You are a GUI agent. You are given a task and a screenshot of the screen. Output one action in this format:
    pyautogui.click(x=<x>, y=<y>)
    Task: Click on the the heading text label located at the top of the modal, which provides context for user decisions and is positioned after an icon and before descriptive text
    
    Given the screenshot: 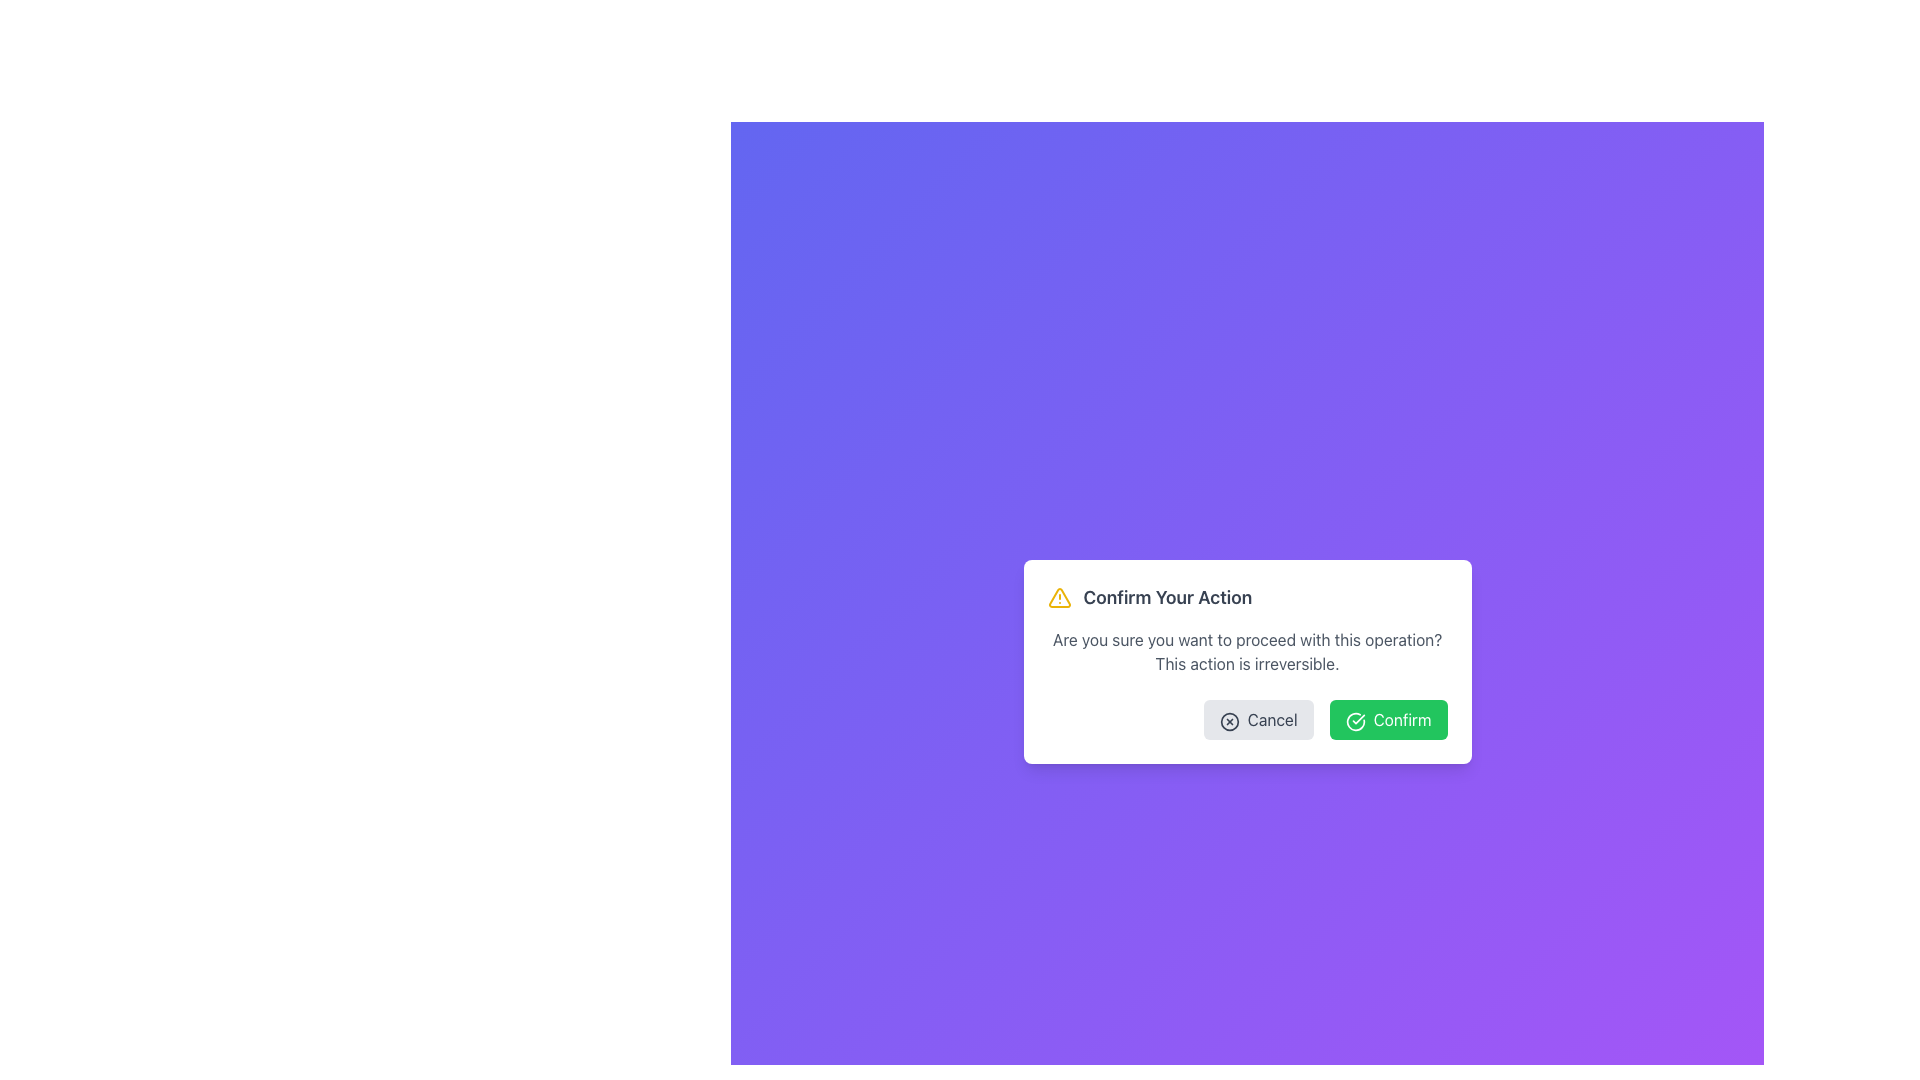 What is the action you would take?
    pyautogui.click(x=1167, y=596)
    